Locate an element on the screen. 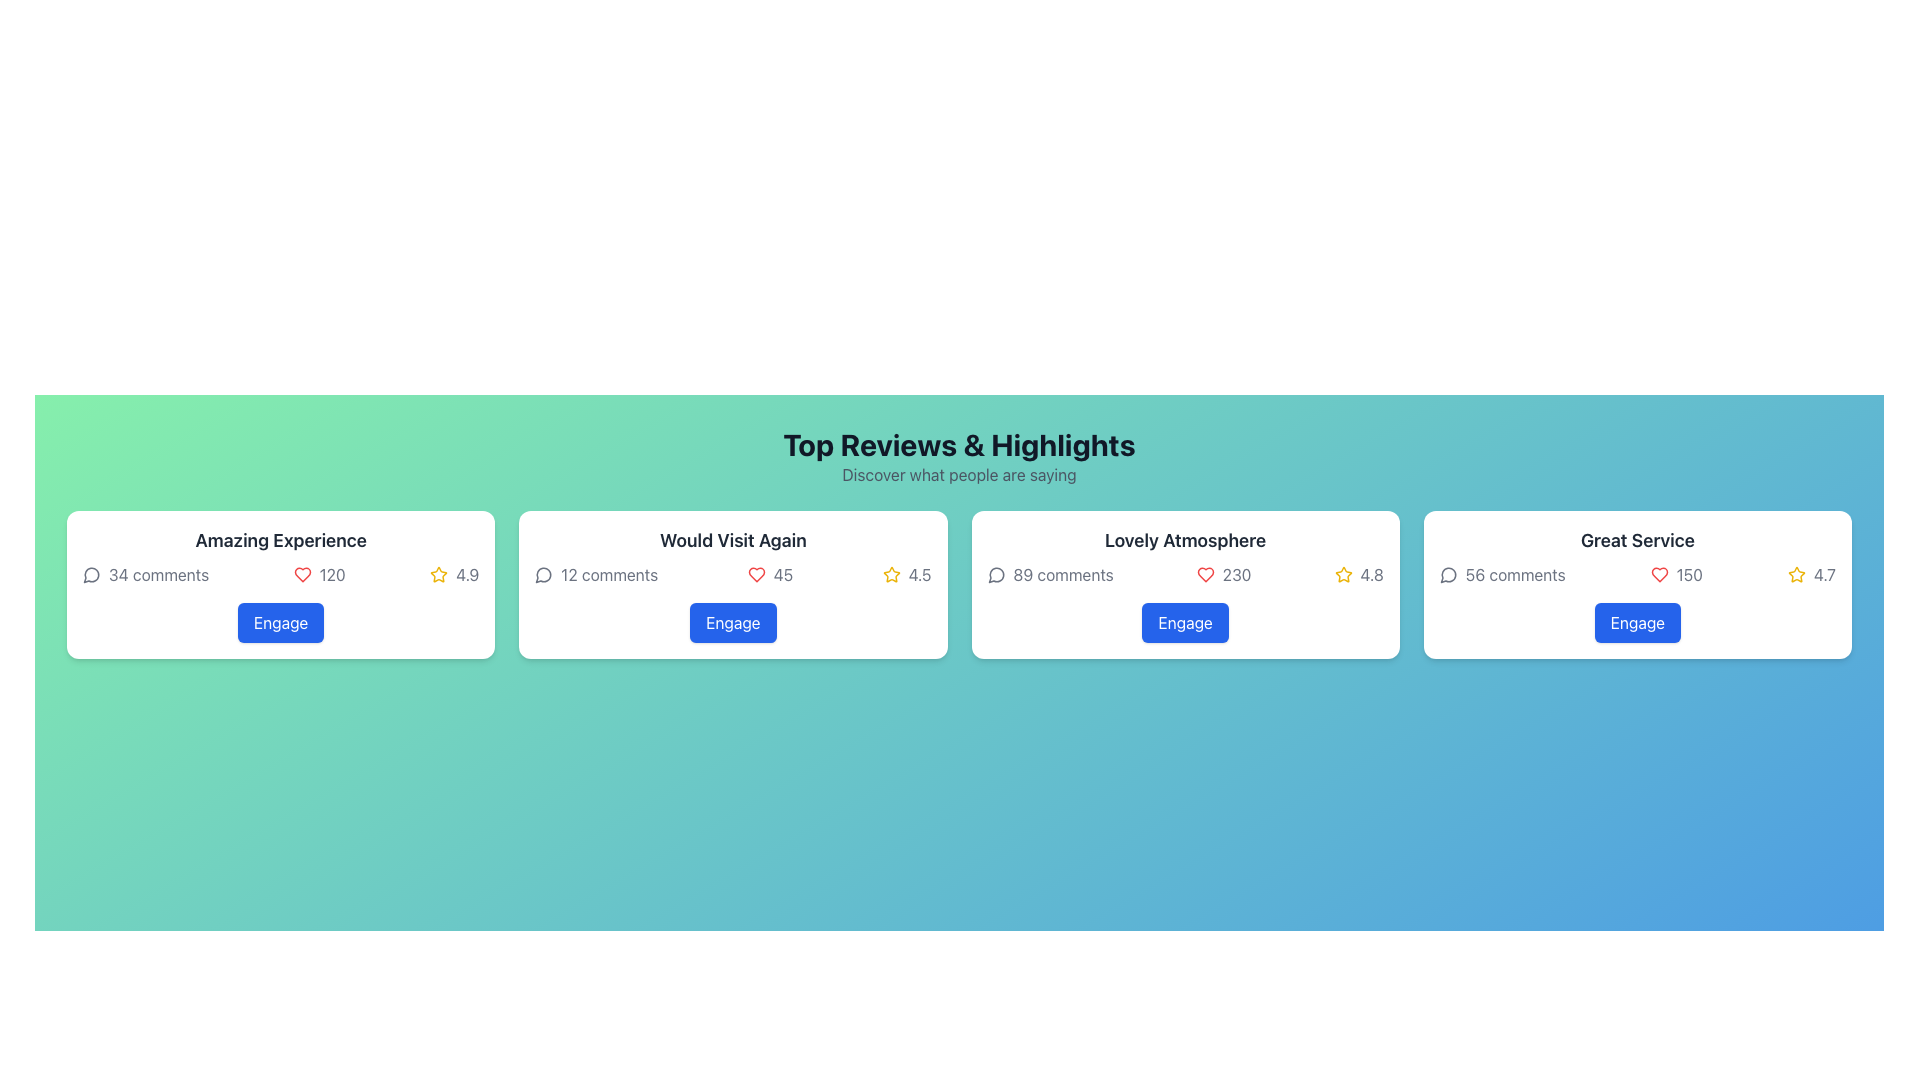  displayed user engagement metrics in the Metrics Display Section located below the title 'Amazing Experience' and above the 'Engage' button is located at coordinates (280, 574).